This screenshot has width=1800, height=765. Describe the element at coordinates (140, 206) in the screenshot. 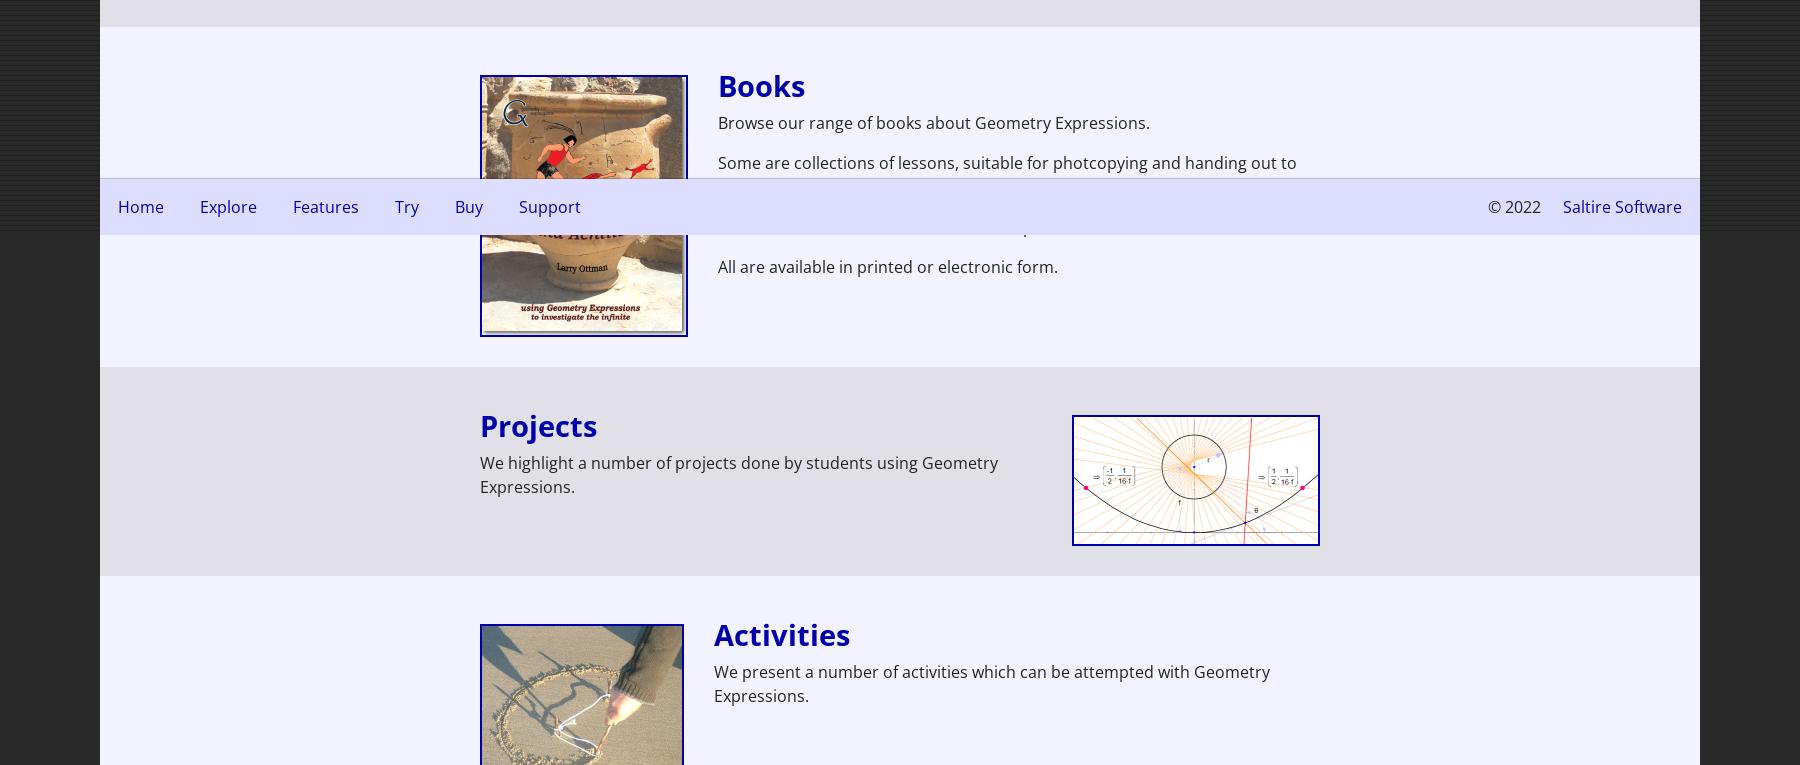

I see `'Home'` at that location.